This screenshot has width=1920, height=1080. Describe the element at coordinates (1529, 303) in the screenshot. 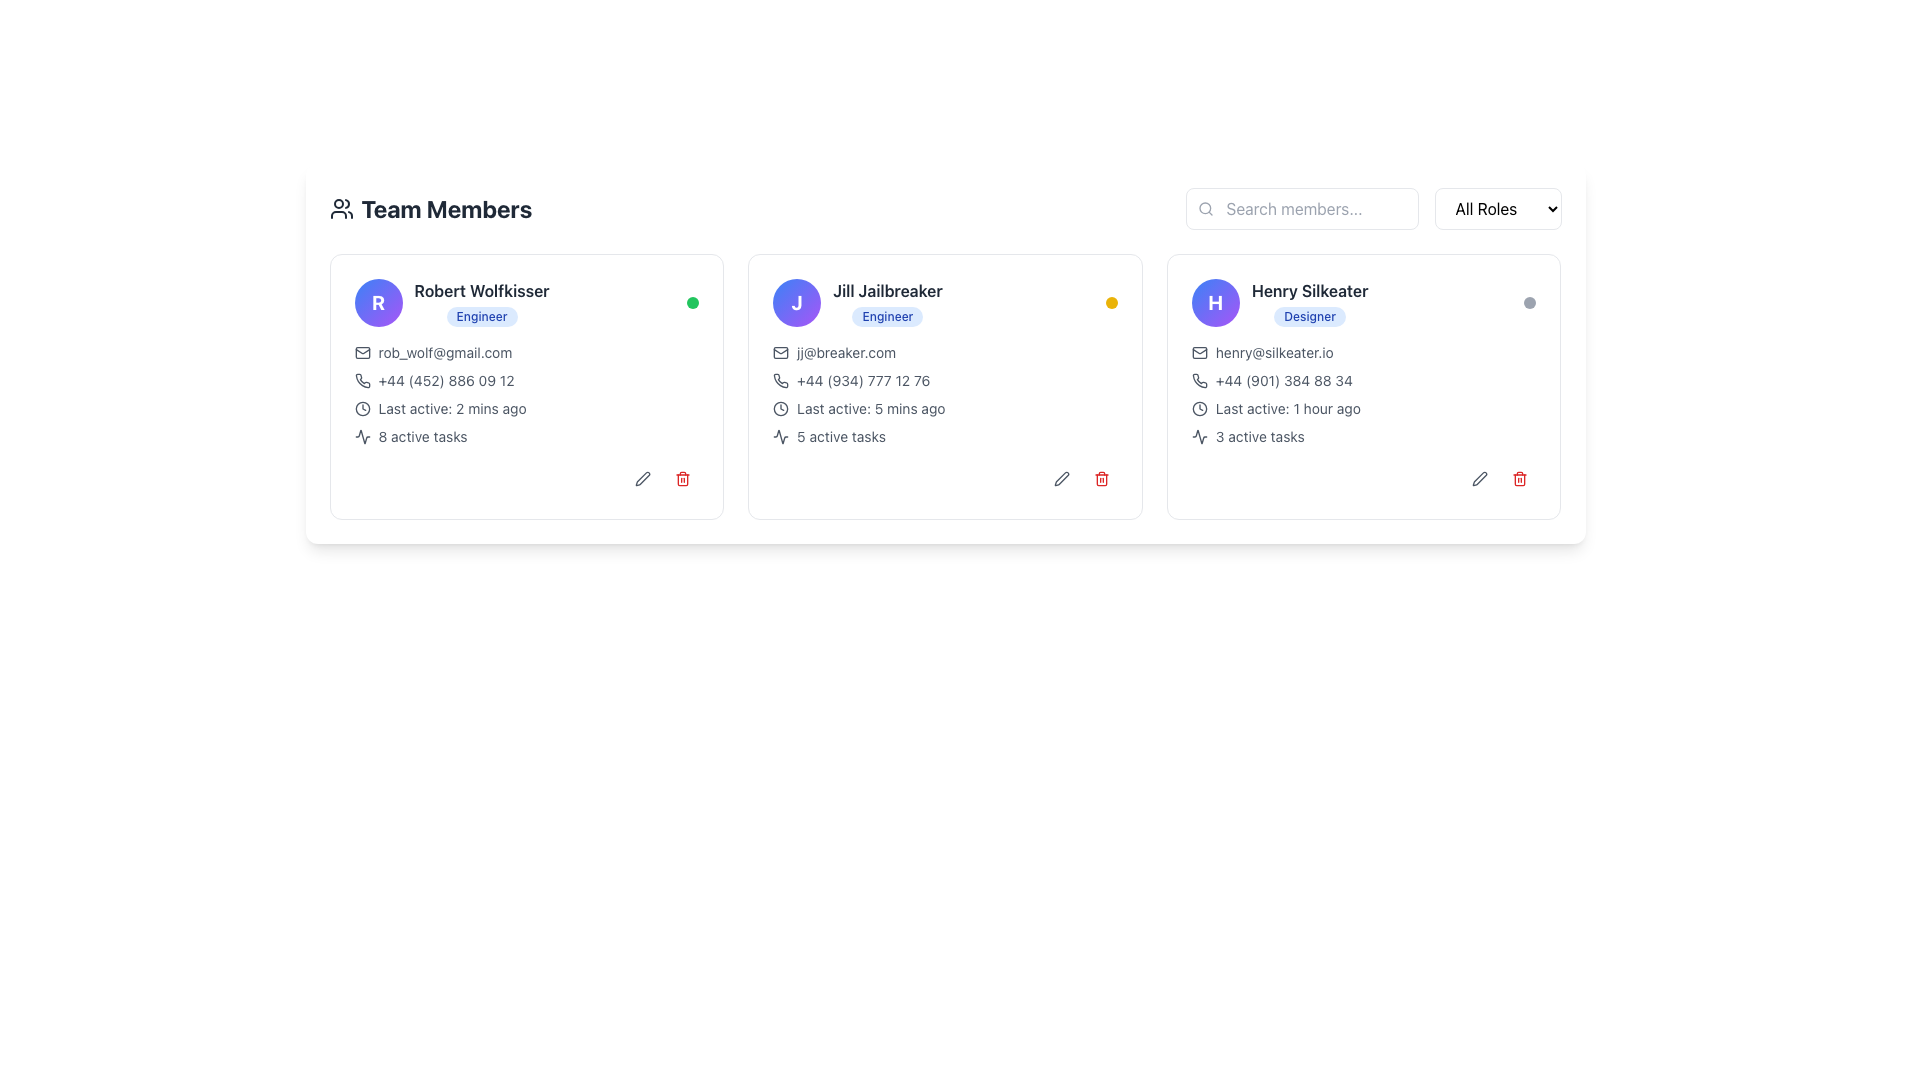

I see `the visual indicator dot located at the far right of the card for 'Henry Silkeater, Designer', which serves as a status marker` at that location.